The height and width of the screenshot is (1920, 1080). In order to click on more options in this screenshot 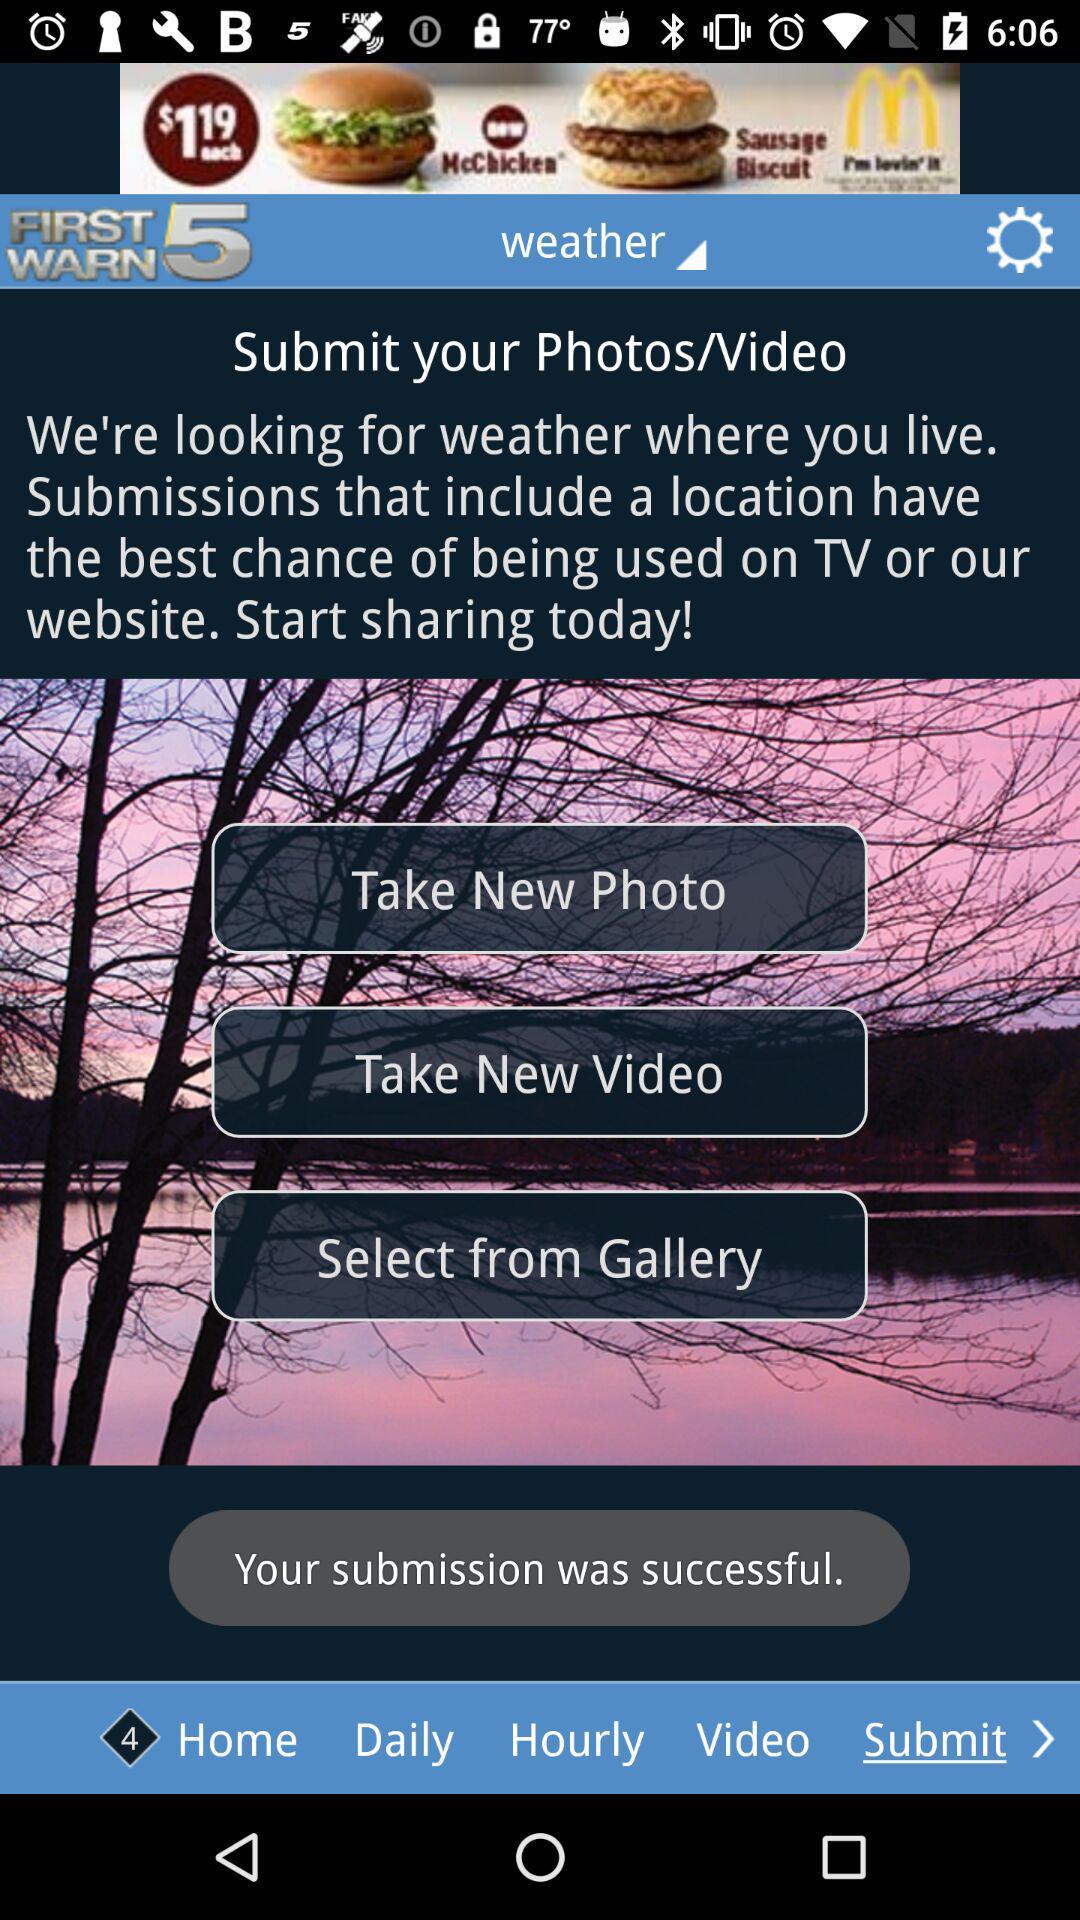, I will do `click(1042, 1737)`.